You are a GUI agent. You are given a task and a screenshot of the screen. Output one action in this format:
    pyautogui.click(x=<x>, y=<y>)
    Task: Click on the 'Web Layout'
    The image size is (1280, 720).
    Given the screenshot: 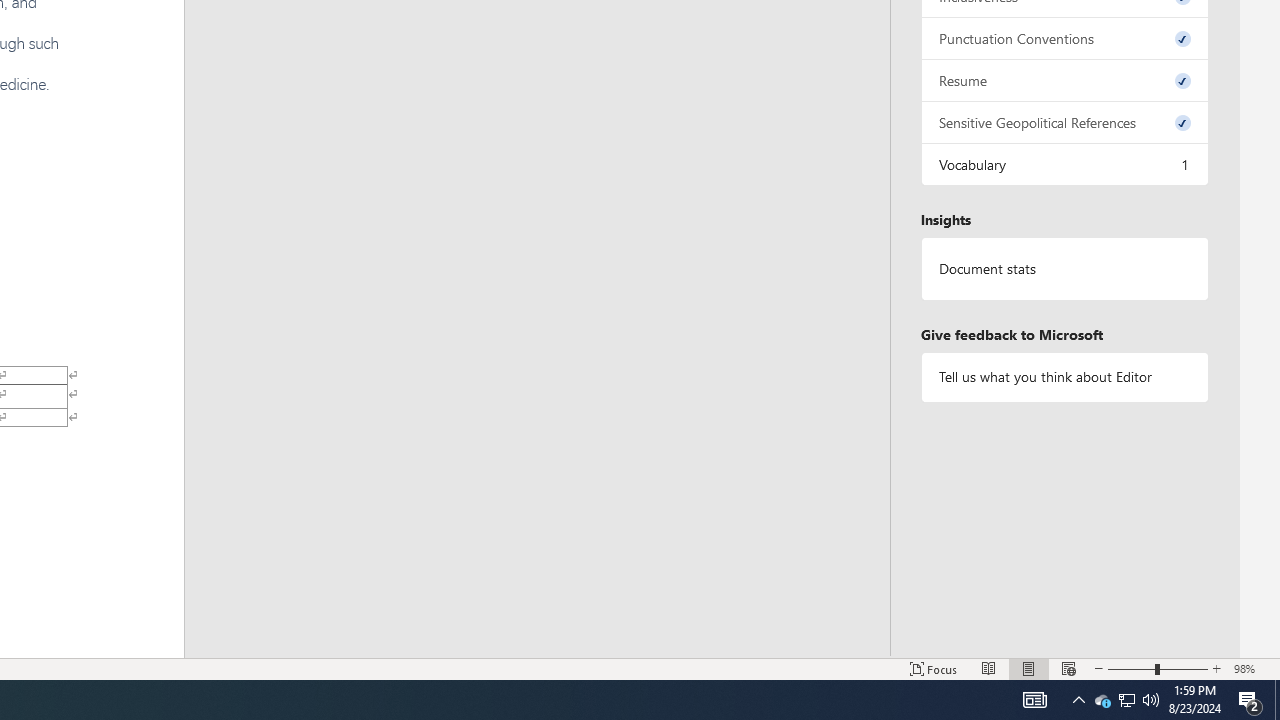 What is the action you would take?
    pyautogui.click(x=1068, y=669)
    